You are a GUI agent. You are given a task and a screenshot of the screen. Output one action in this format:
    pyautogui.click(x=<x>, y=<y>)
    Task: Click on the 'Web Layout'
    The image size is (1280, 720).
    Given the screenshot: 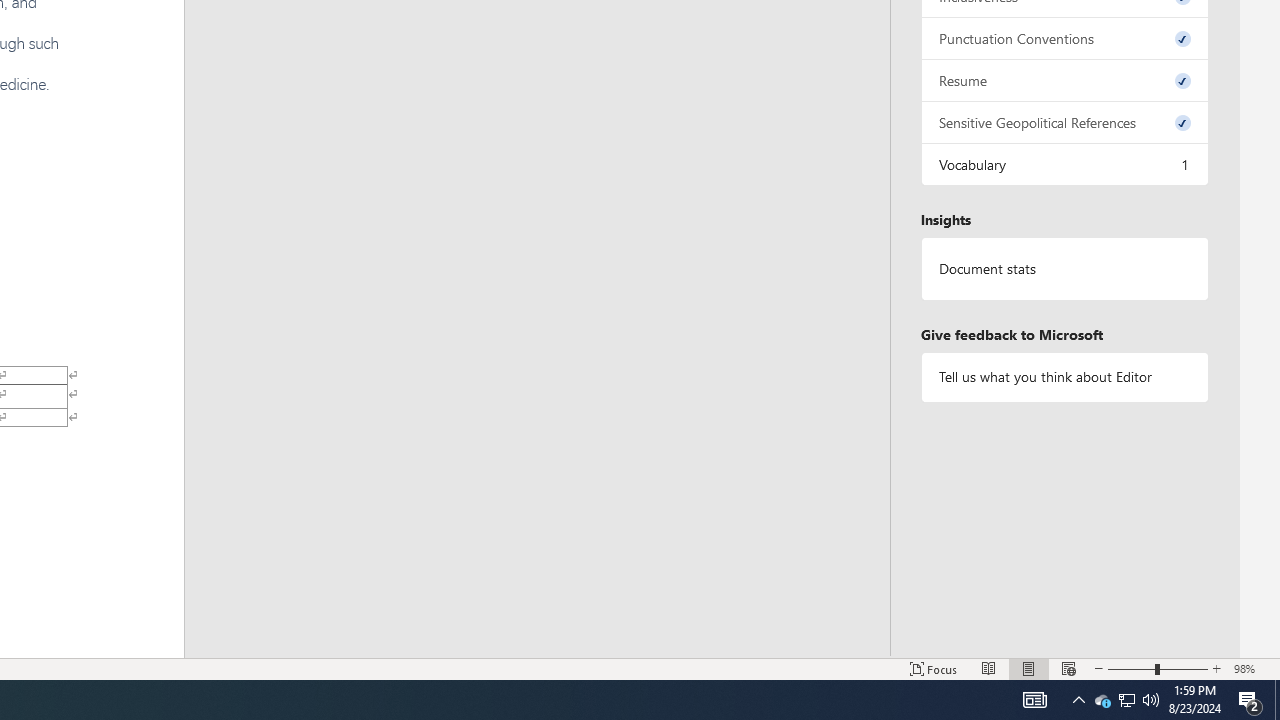 What is the action you would take?
    pyautogui.click(x=1068, y=669)
    